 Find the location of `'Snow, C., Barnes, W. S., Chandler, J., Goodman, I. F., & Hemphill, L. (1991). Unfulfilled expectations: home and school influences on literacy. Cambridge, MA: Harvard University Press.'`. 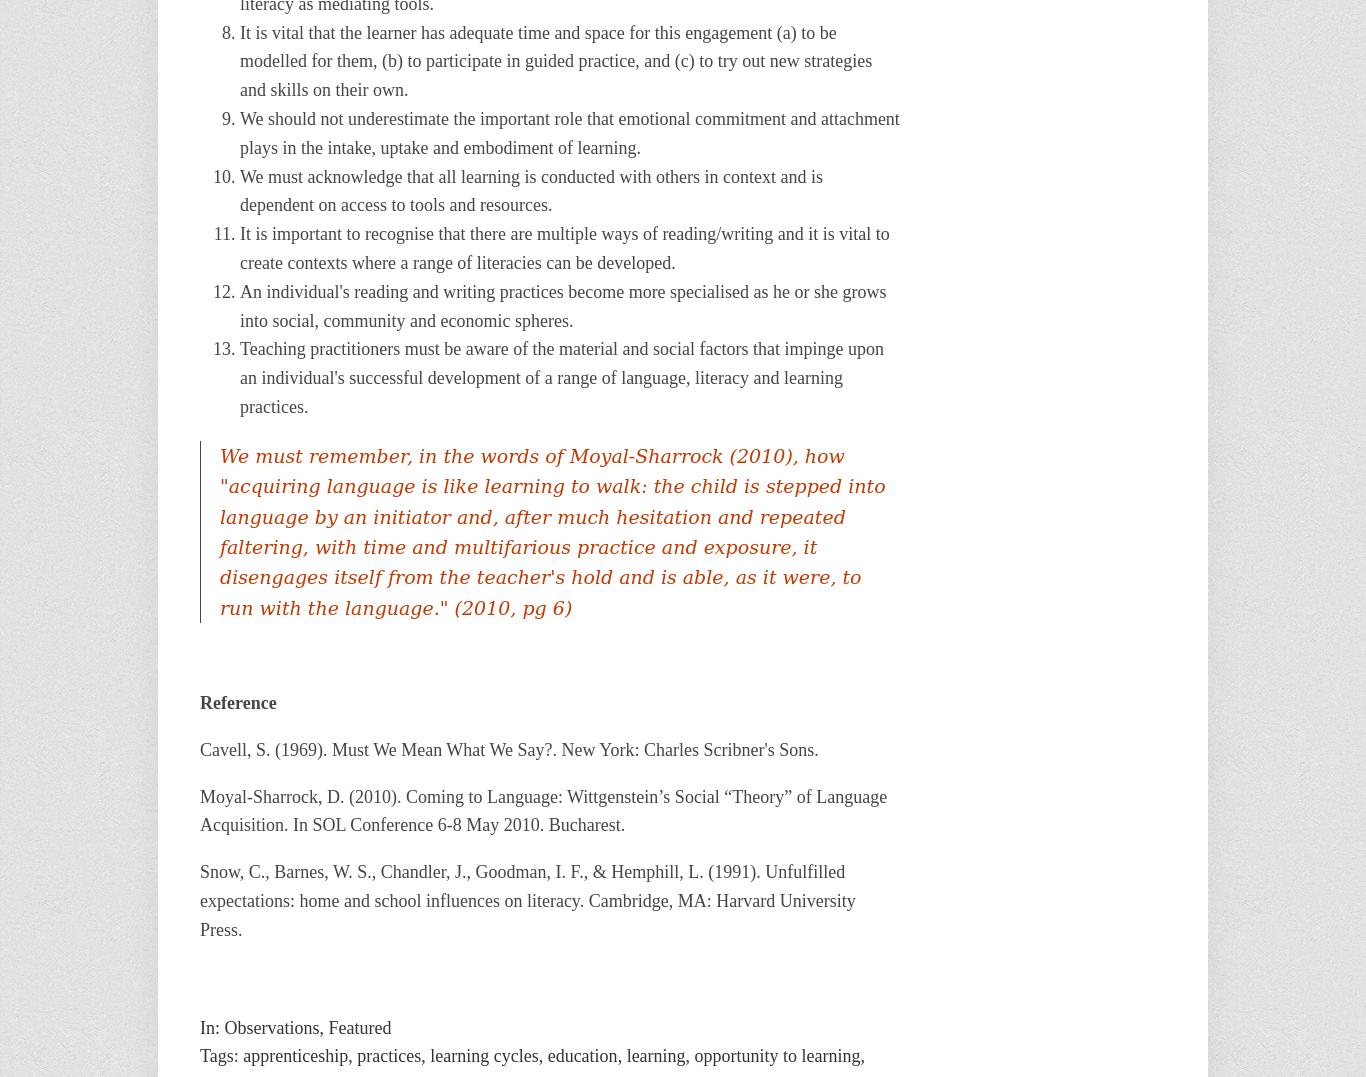

'Snow, C., Barnes, W. S., Chandler, J., Goodman, I. F., & Hemphill, L. (1991). Unfulfilled expectations: home and school influences on literacy. Cambridge, MA: Harvard University Press.' is located at coordinates (527, 900).